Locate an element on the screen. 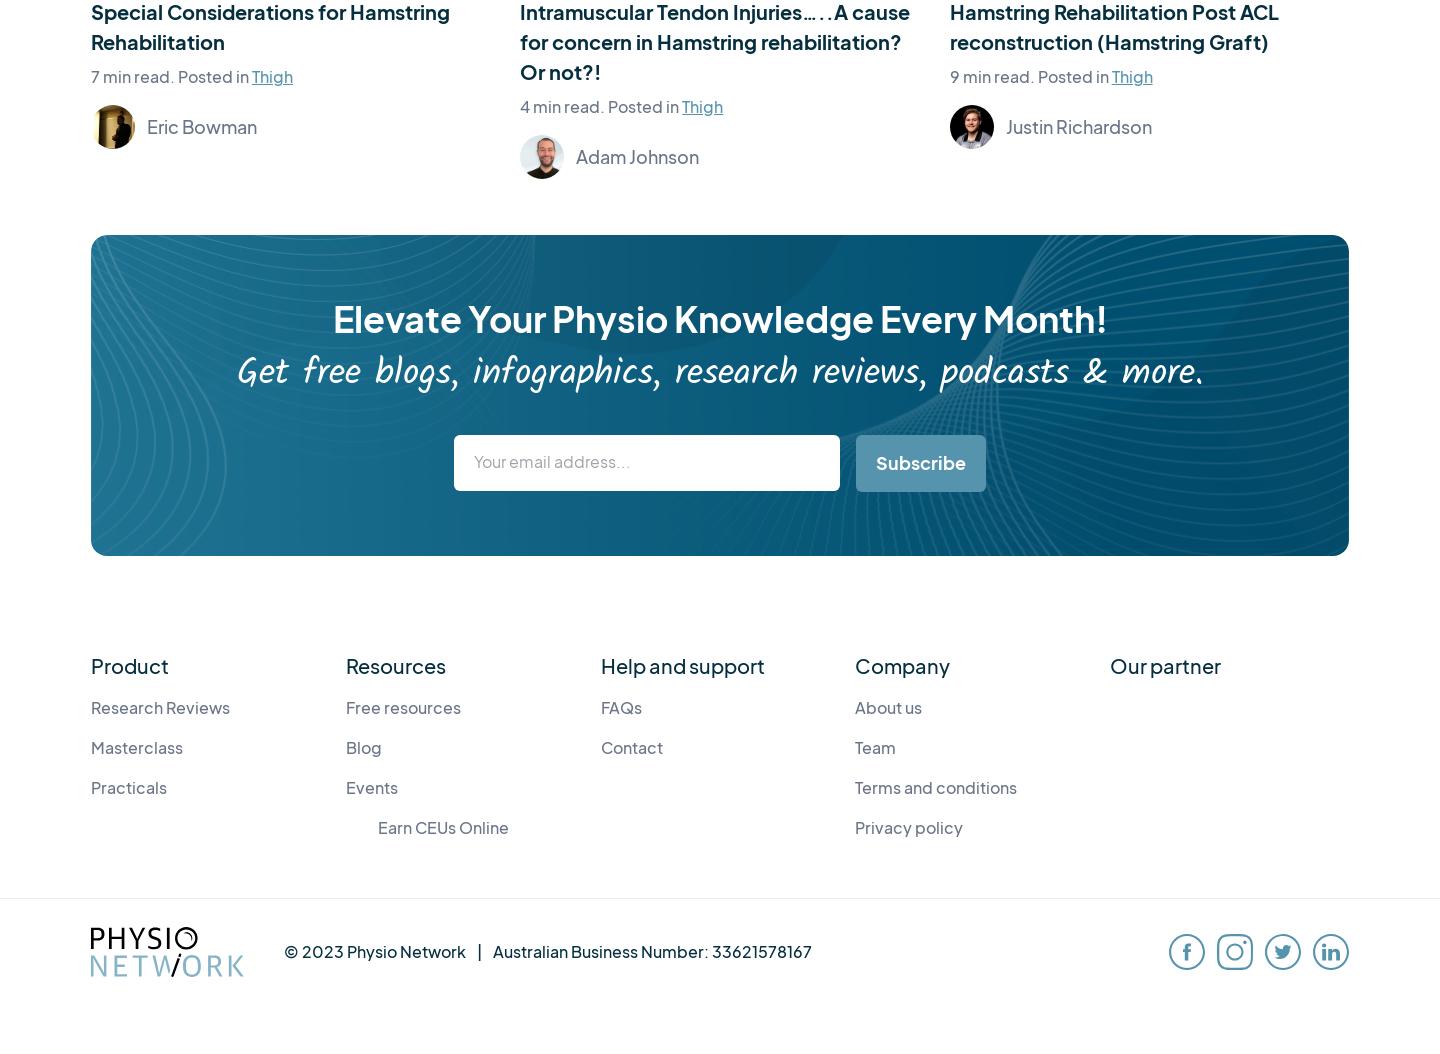  'Privacy policy' is located at coordinates (854, 825).